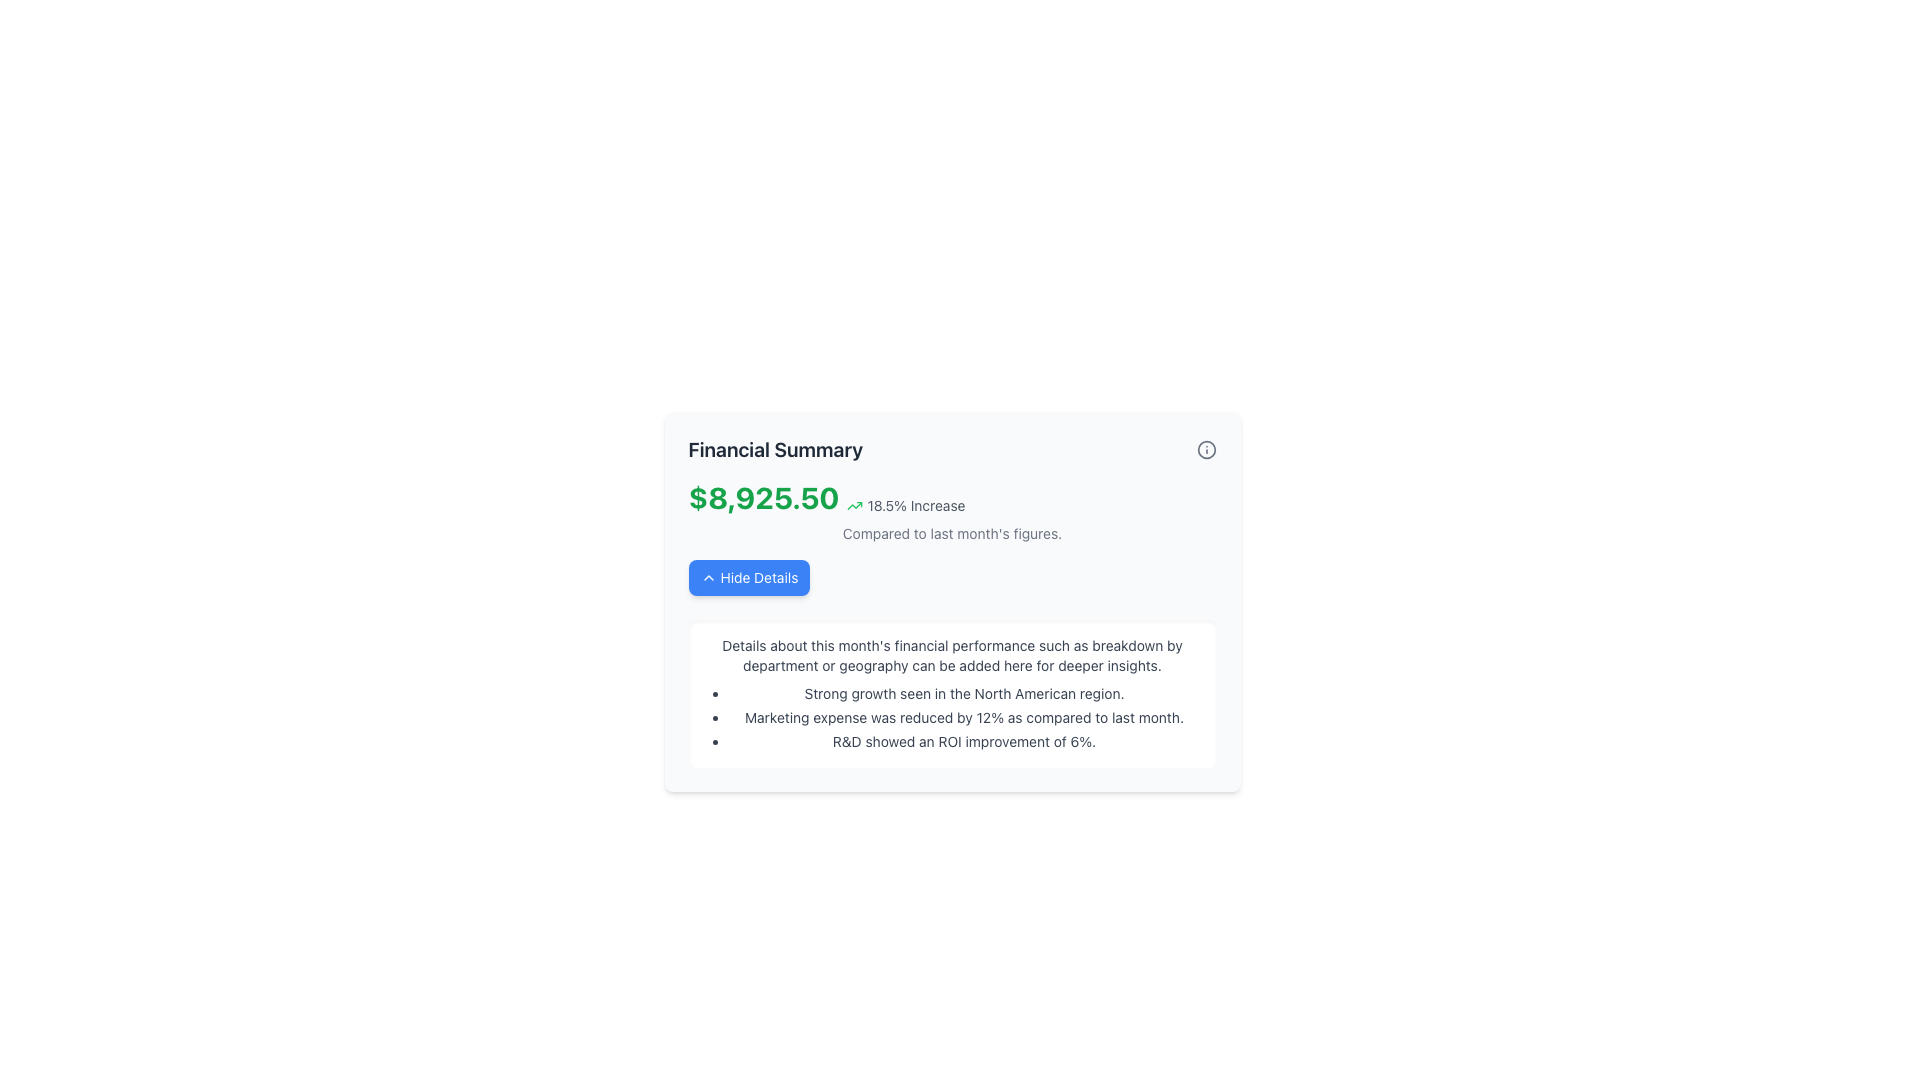  Describe the element at coordinates (964, 741) in the screenshot. I see `third item in the vertically arranged bulleted list that provides performance metrics for the R&D department, located below the statement about marketing expenses` at that location.